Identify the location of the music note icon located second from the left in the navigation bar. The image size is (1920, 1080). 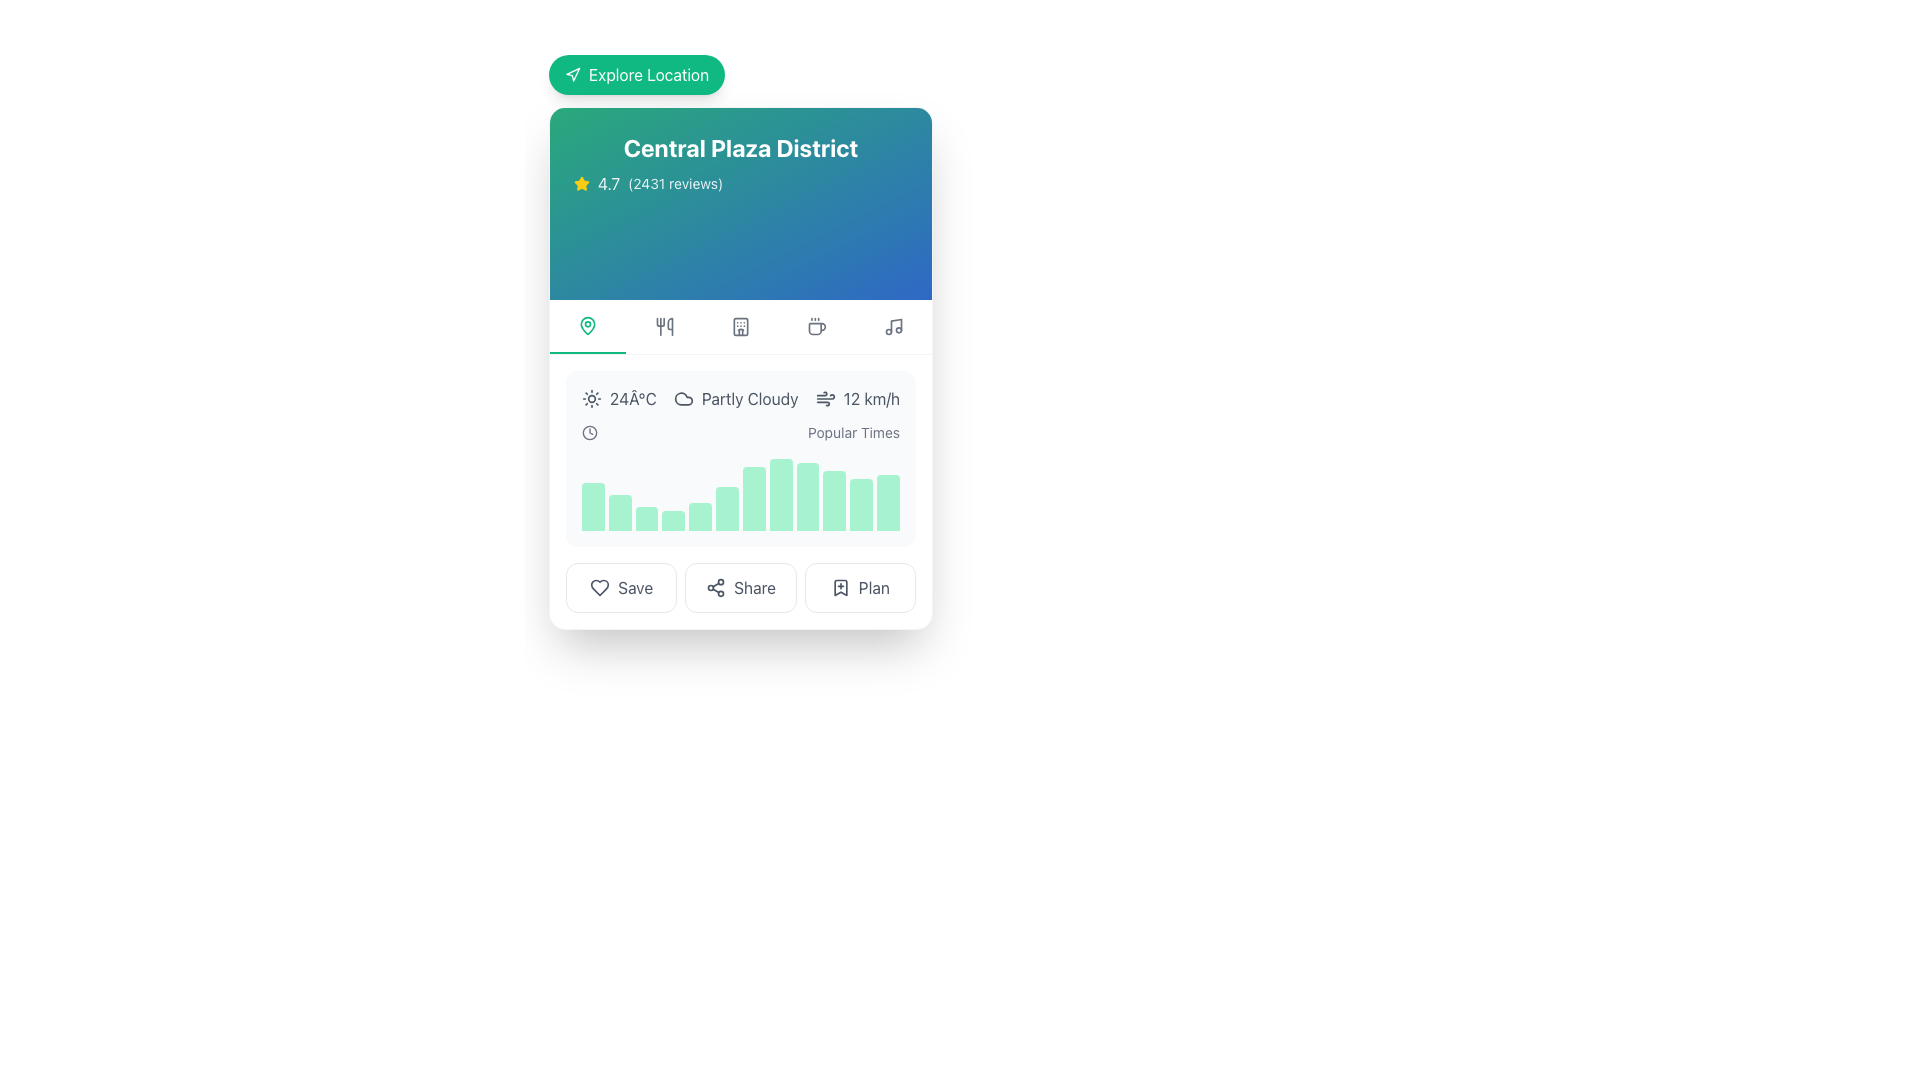
(892, 326).